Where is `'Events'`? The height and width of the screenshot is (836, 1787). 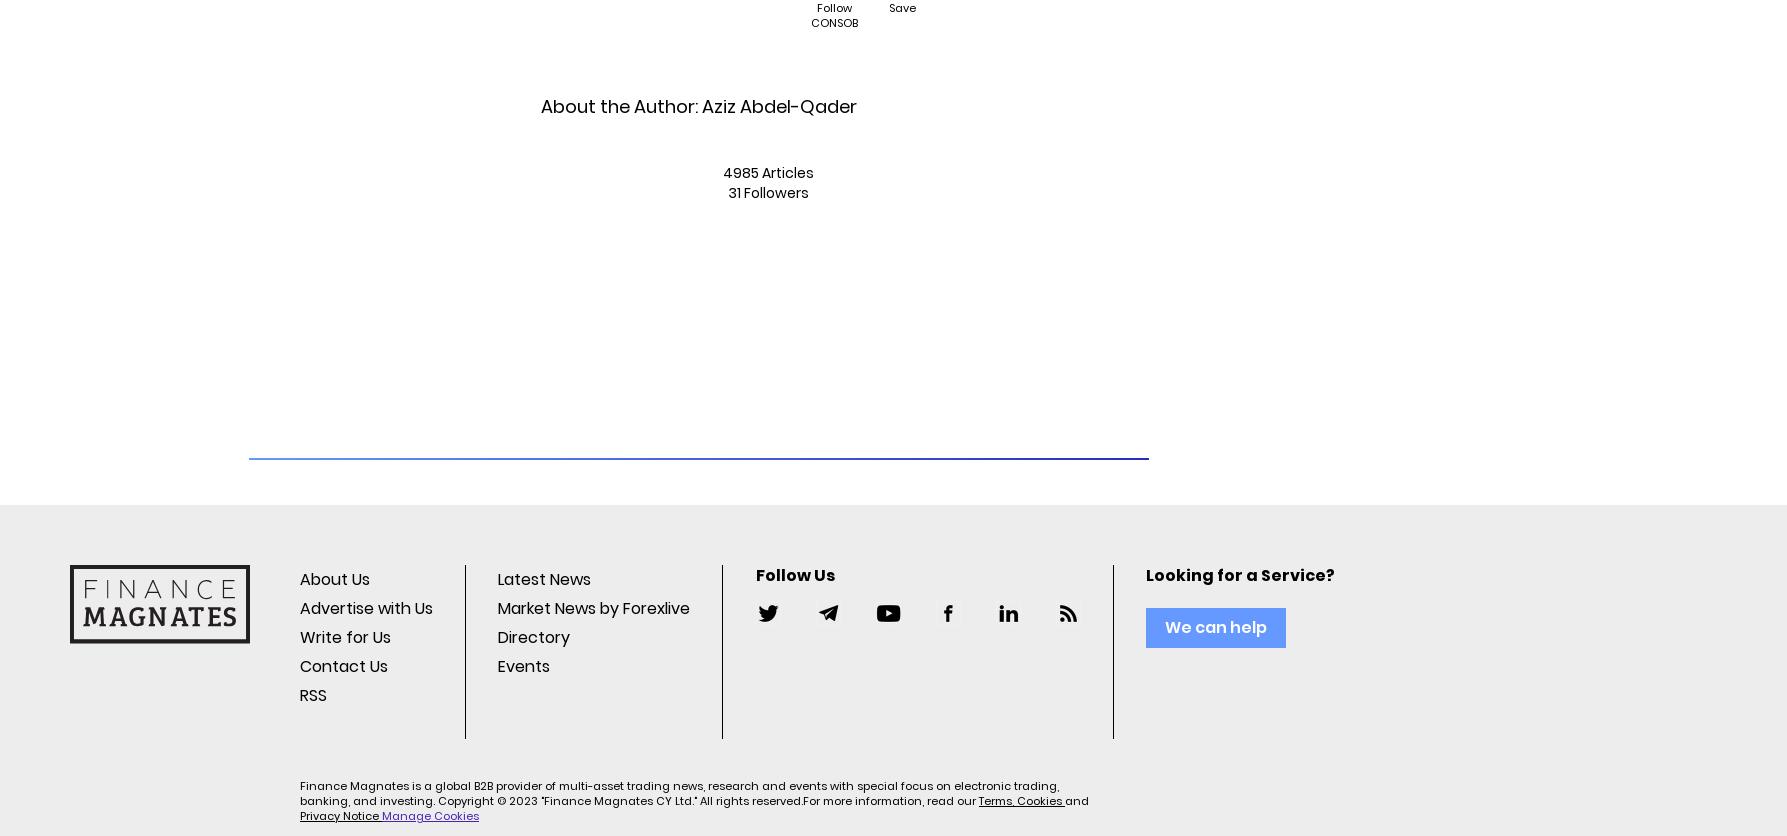
'Events' is located at coordinates (523, 666).